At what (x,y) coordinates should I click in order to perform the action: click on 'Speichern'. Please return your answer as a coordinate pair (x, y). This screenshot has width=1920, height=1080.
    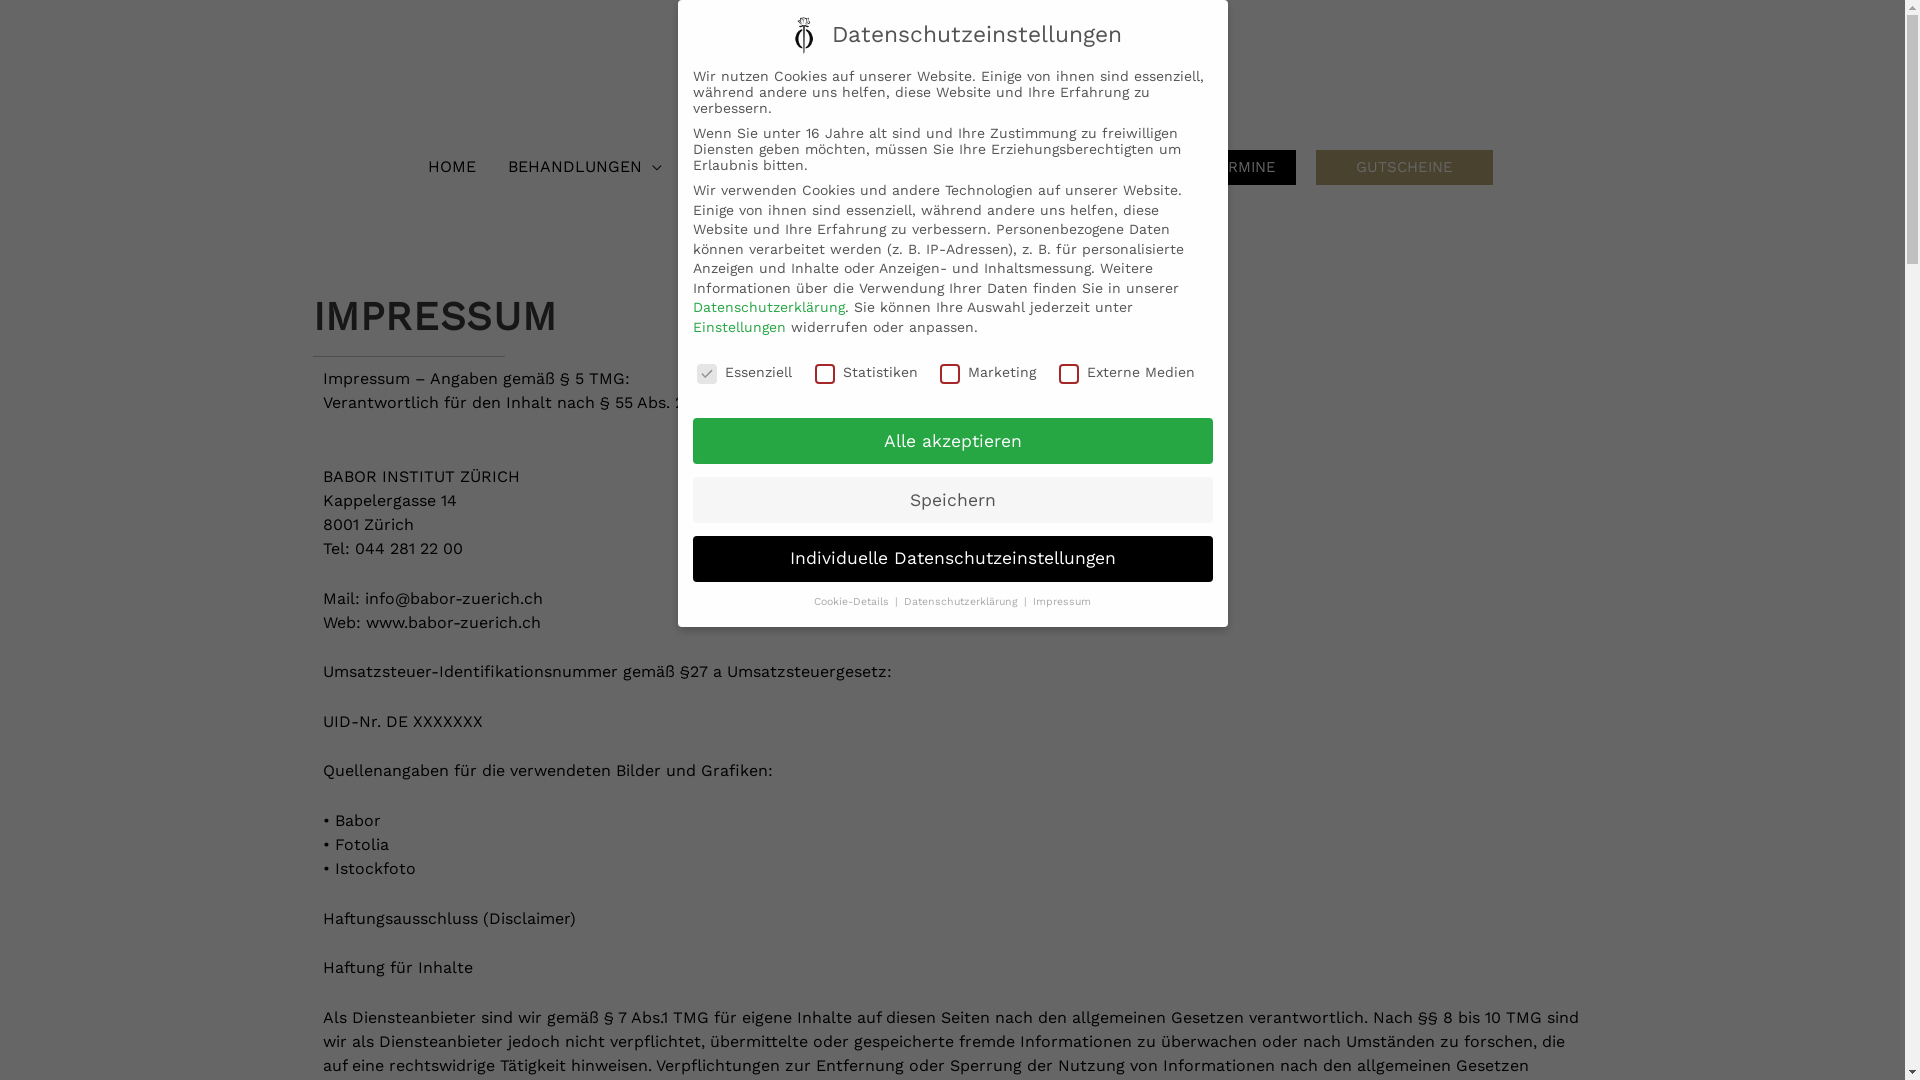
    Looking at the image, I should click on (950, 499).